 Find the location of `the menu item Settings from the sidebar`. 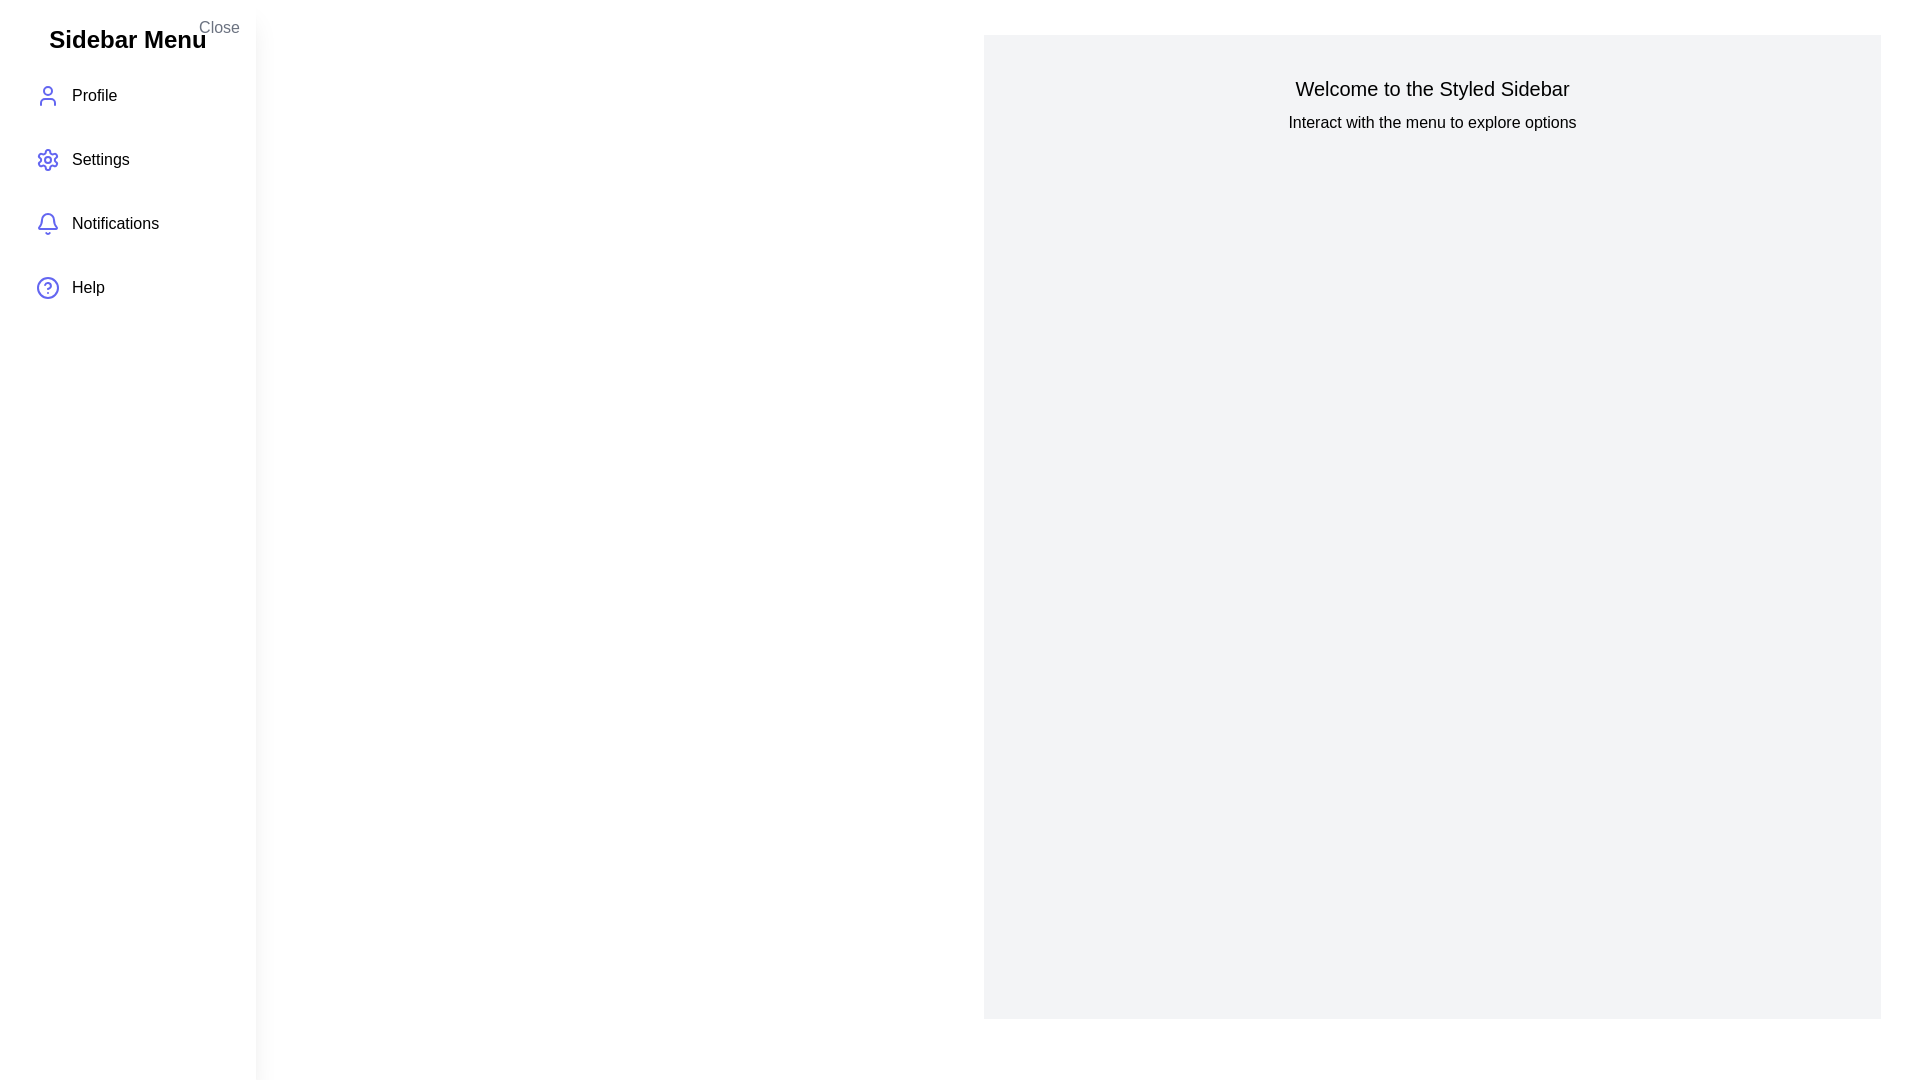

the menu item Settings from the sidebar is located at coordinates (127, 158).